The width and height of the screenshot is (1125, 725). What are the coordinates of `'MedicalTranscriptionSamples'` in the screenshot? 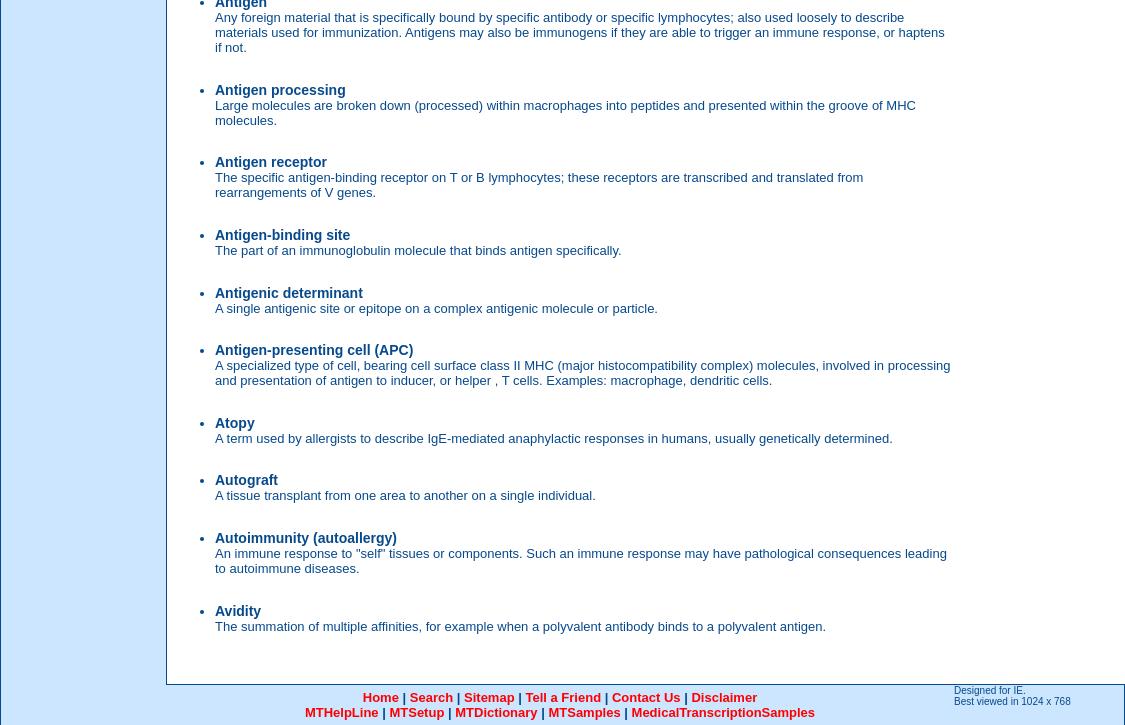 It's located at (722, 710).